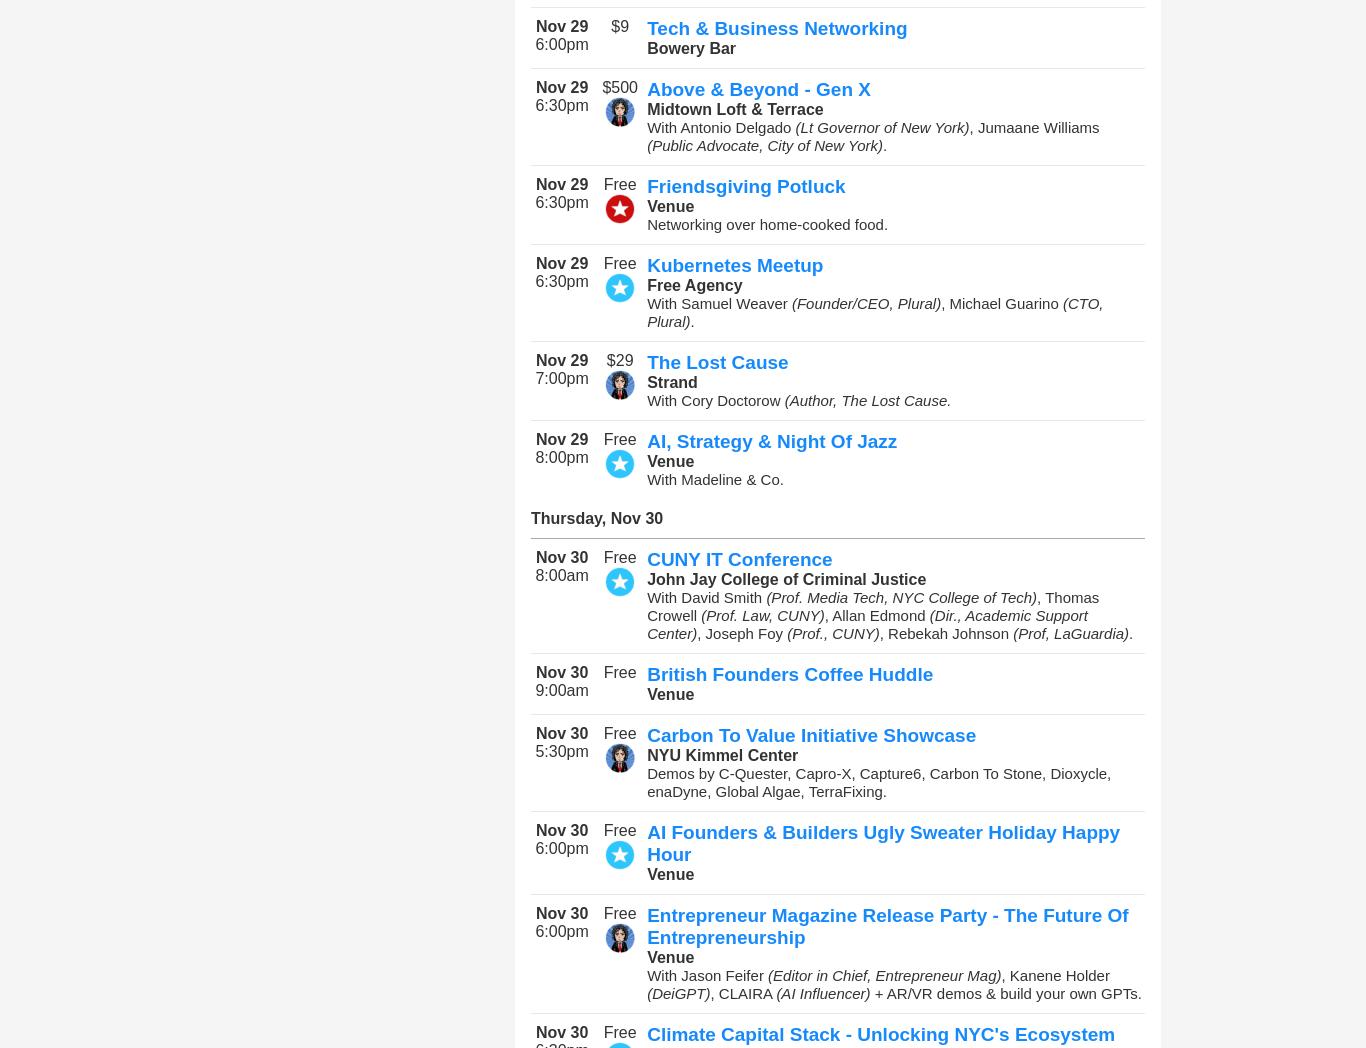 Image resolution: width=1366 pixels, height=1048 pixels. What do you see at coordinates (866, 623) in the screenshot?
I see `'(Dir., Academic Support Center)'` at bounding box center [866, 623].